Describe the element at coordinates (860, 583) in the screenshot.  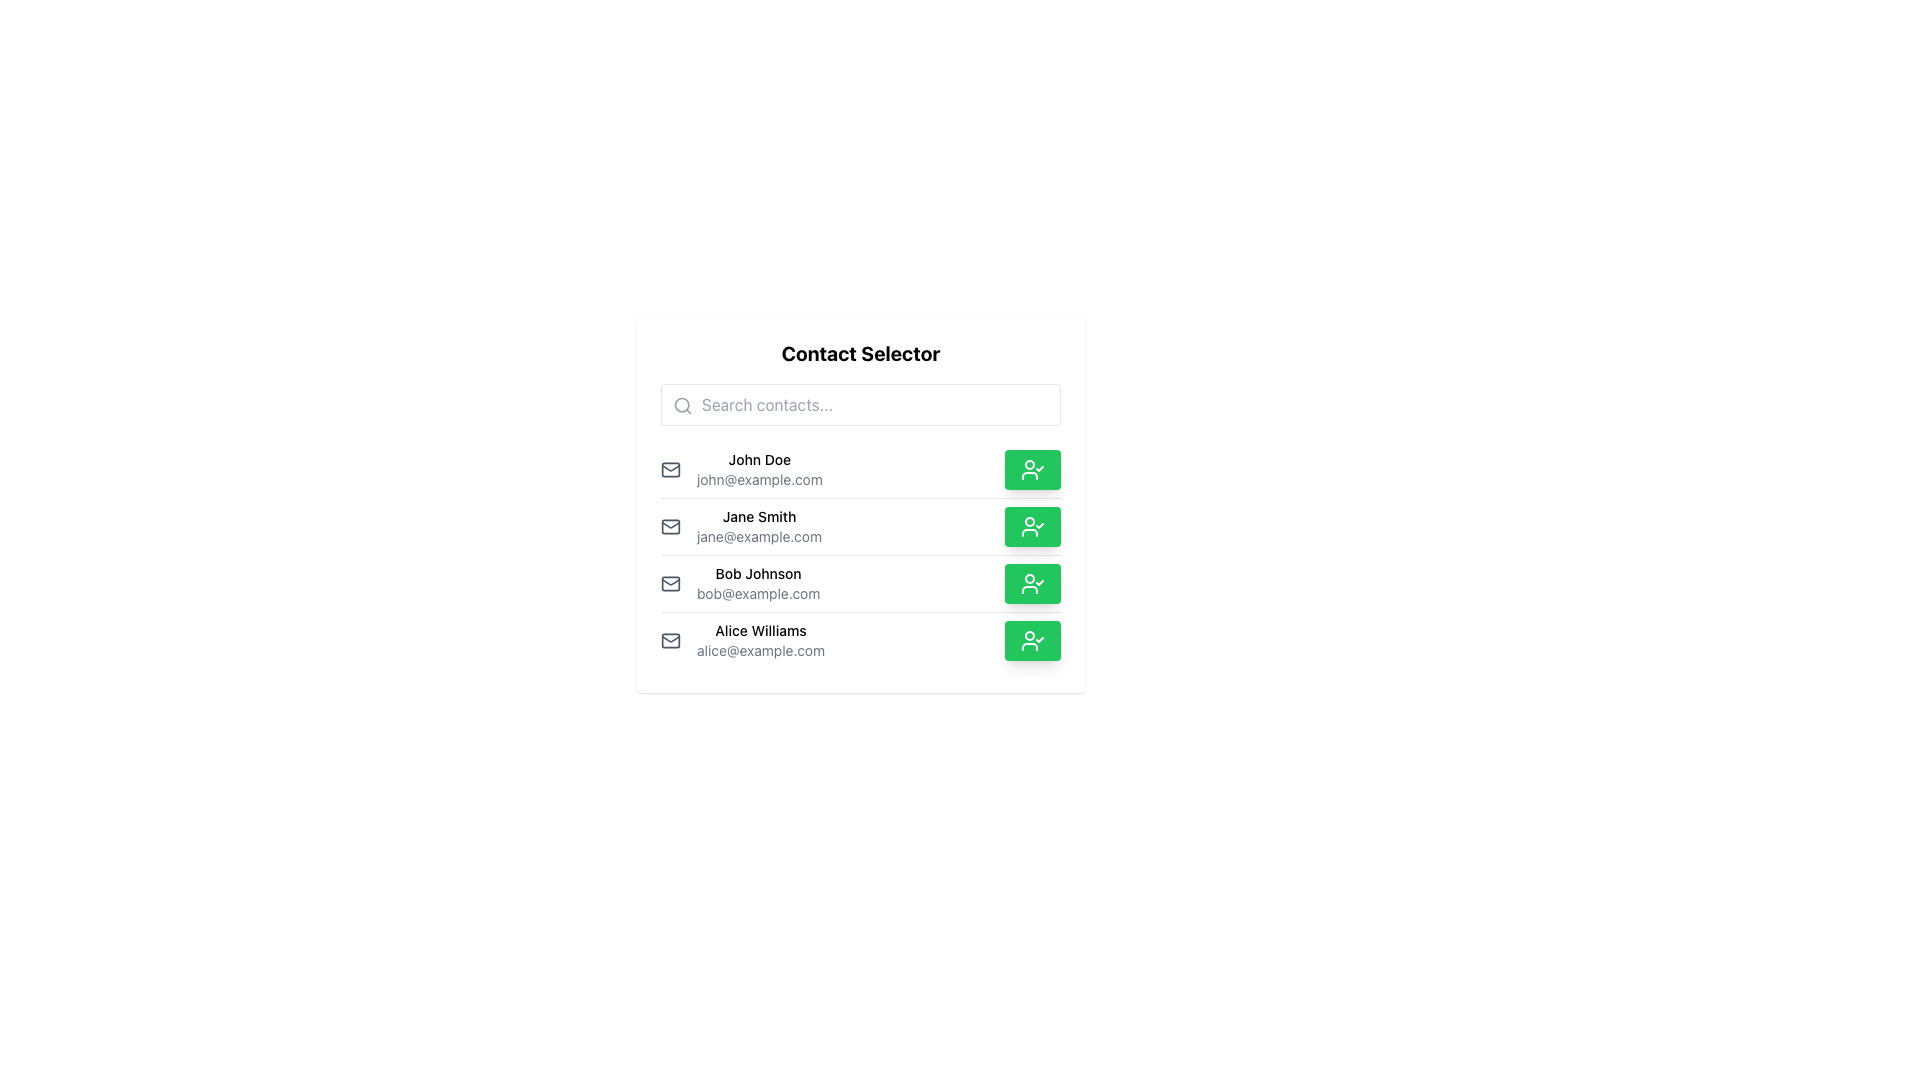
I see `the third contact entry in the contact list` at that location.